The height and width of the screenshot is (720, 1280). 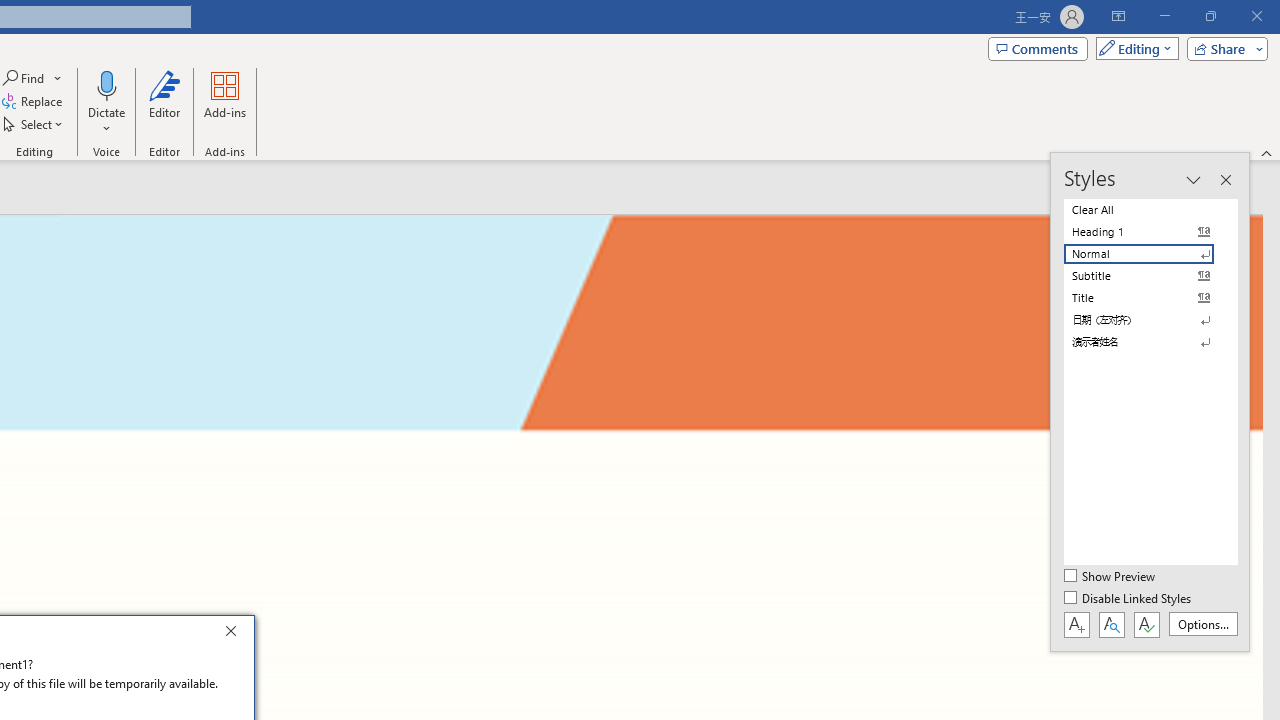 What do you see at coordinates (1146, 623) in the screenshot?
I see `'Class: NetUIButton'` at bounding box center [1146, 623].